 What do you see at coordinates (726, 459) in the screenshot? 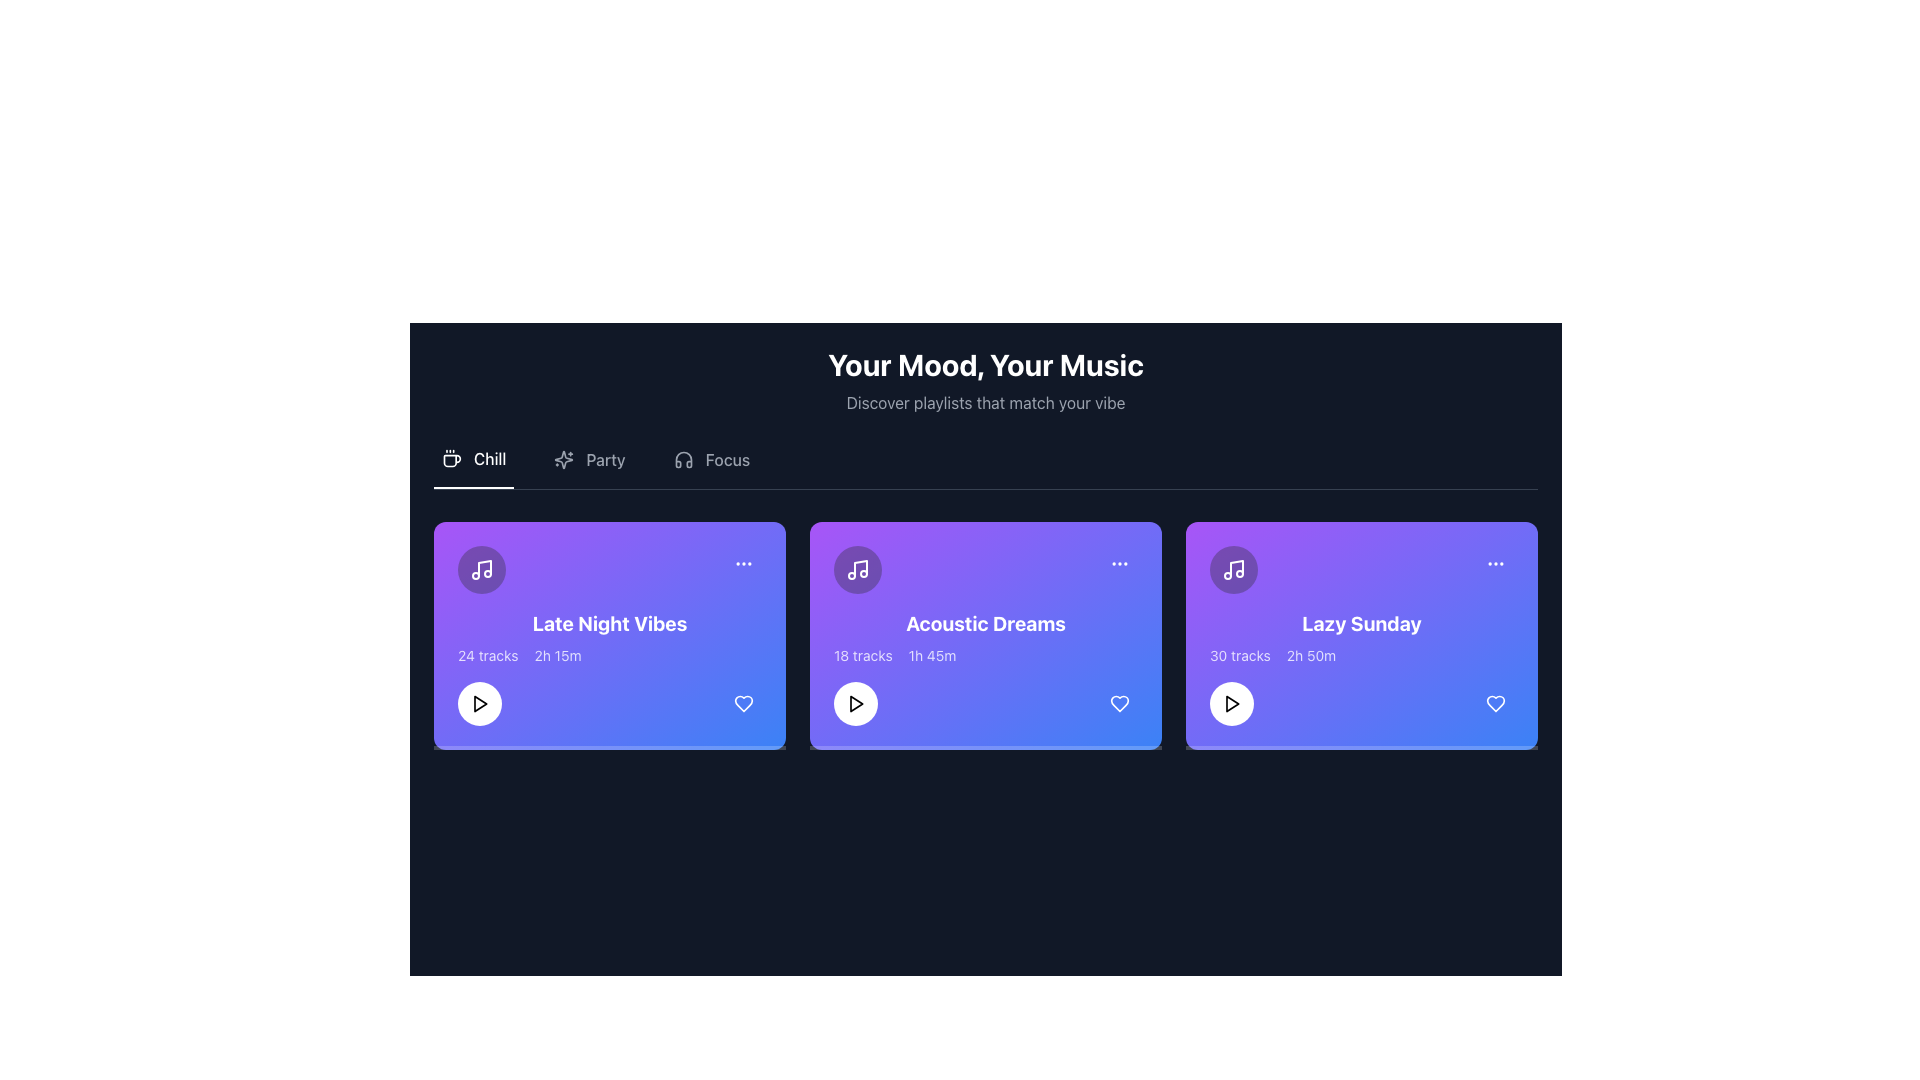
I see `the interactive text label for navigation to the 'Focus' section, located at the center-right end of the horizontal navigation bar, following the 'Chill' and 'Party' options` at bounding box center [726, 459].